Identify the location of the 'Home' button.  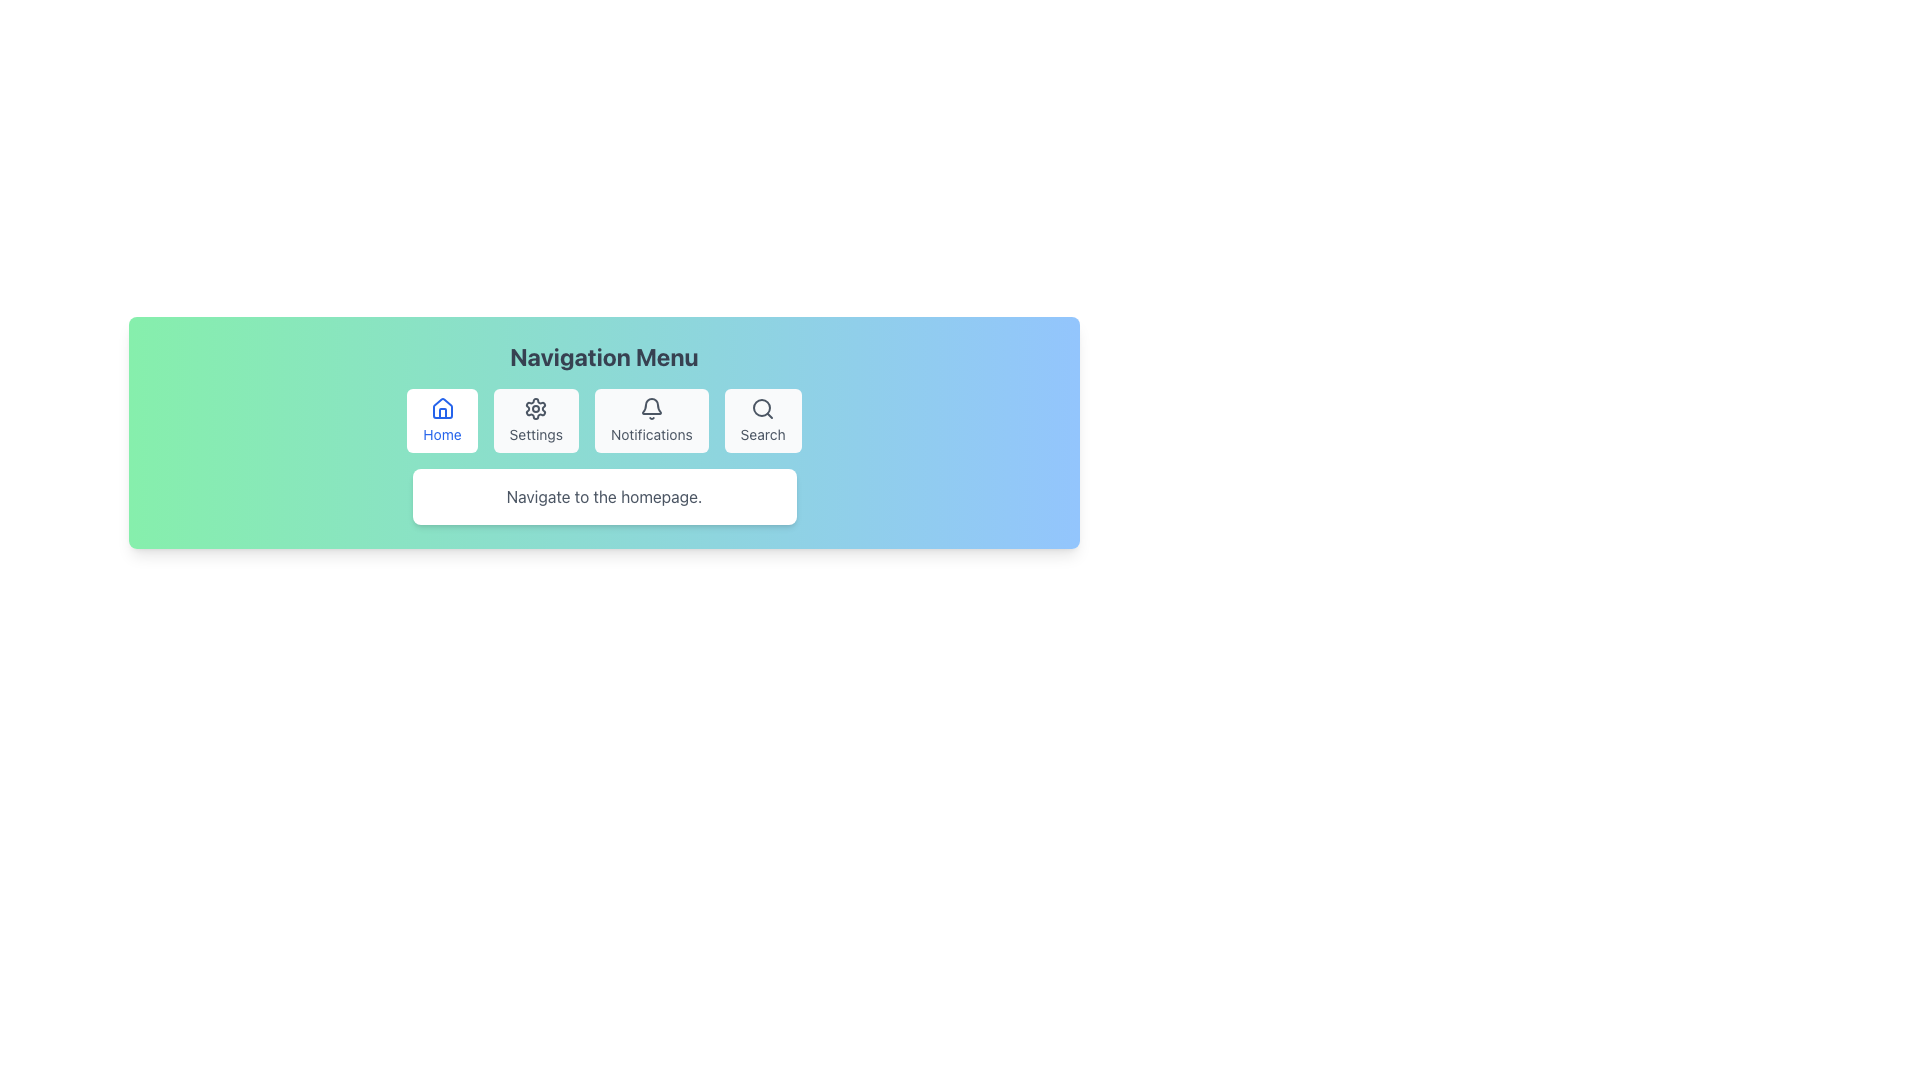
(441, 419).